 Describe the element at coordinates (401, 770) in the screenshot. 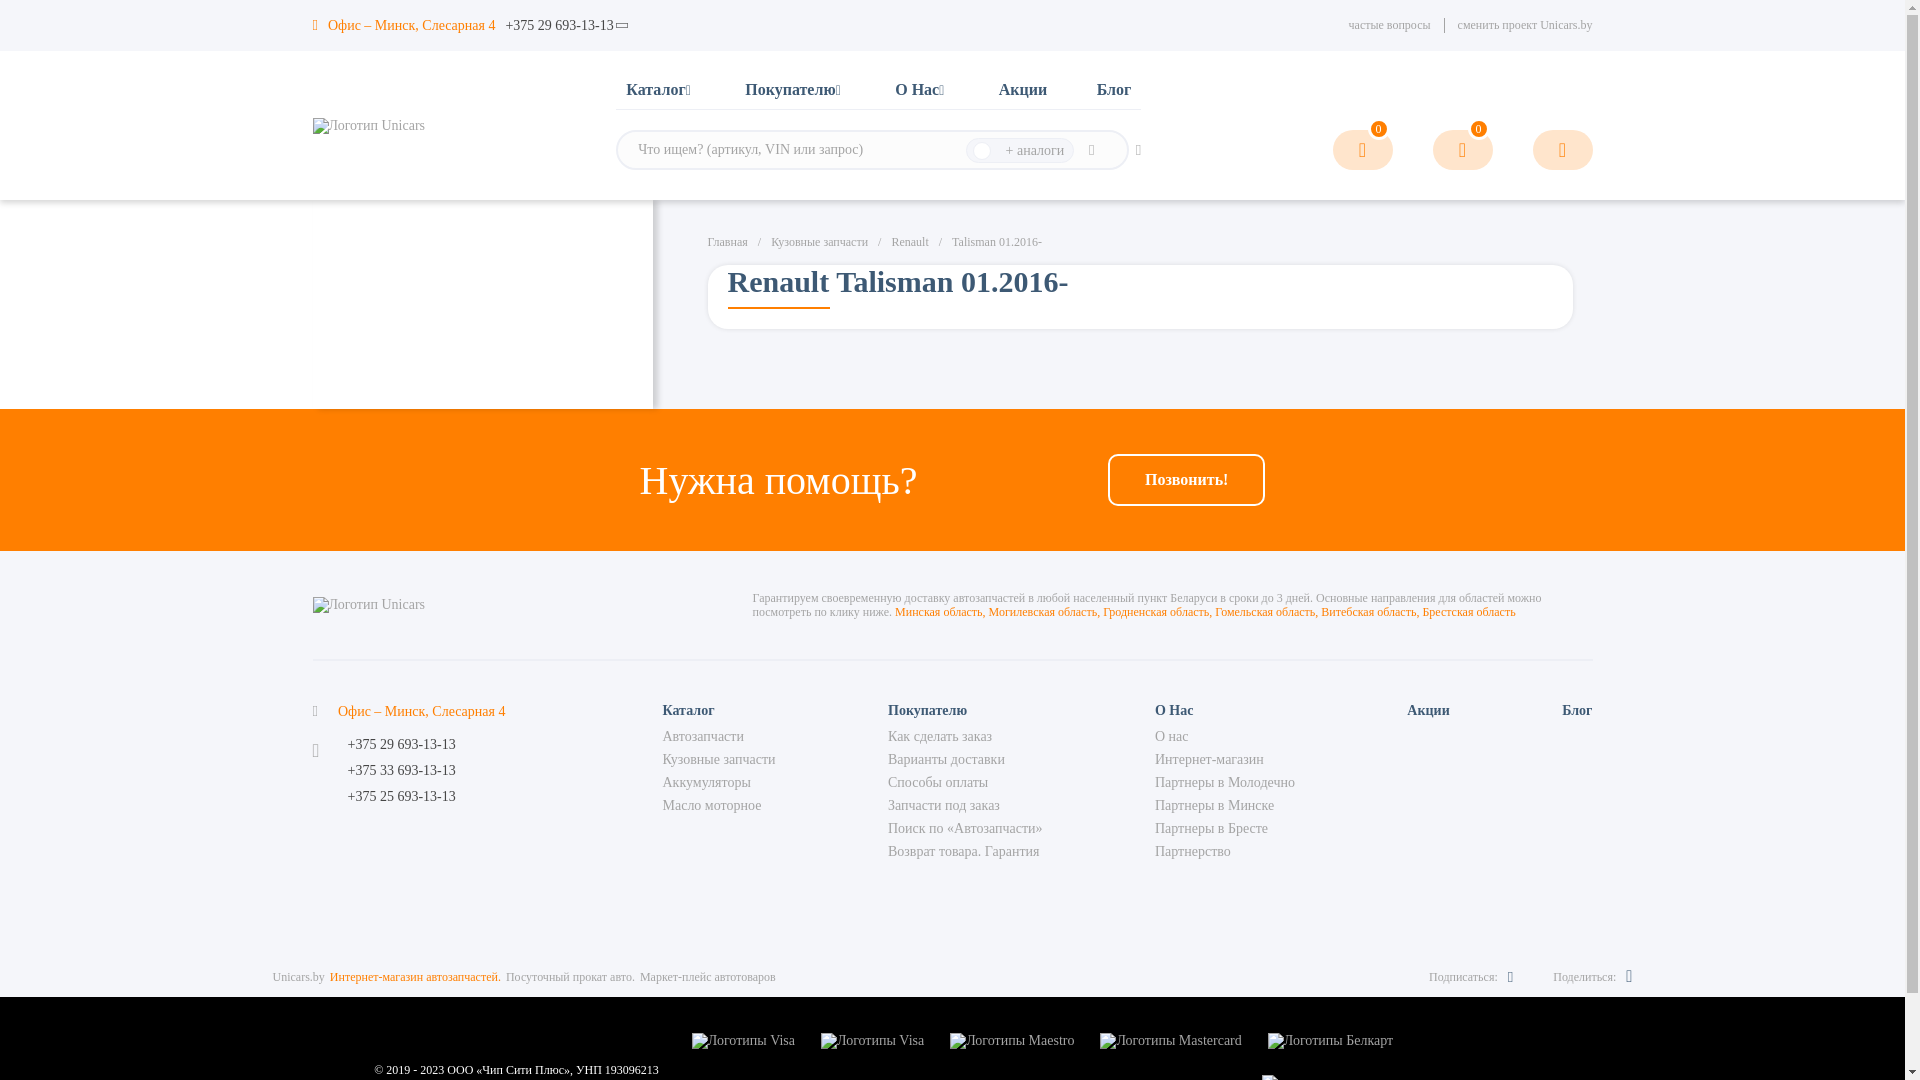

I see `'+375 33 693-13-13'` at that location.